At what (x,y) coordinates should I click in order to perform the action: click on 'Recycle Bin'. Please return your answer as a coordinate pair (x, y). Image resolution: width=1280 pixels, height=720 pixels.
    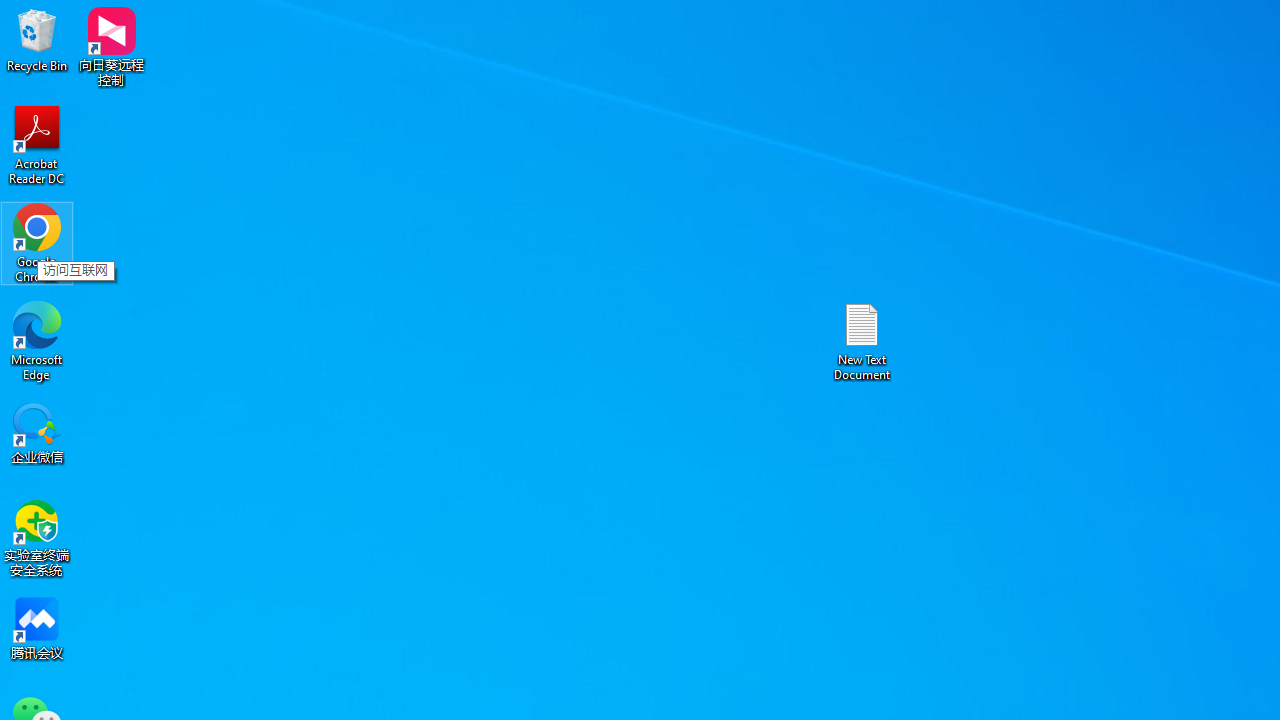
    Looking at the image, I should click on (37, 39).